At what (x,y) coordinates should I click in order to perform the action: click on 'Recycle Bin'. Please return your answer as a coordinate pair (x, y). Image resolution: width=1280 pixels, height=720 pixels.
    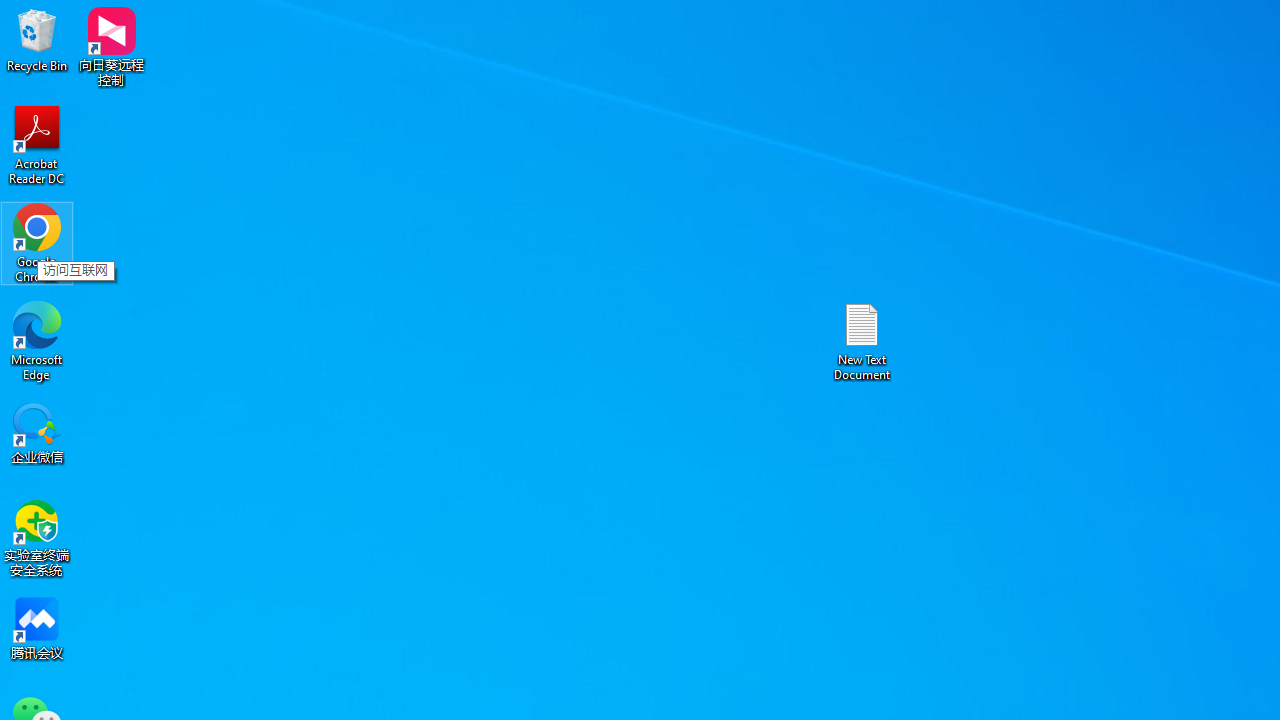
    Looking at the image, I should click on (37, 39).